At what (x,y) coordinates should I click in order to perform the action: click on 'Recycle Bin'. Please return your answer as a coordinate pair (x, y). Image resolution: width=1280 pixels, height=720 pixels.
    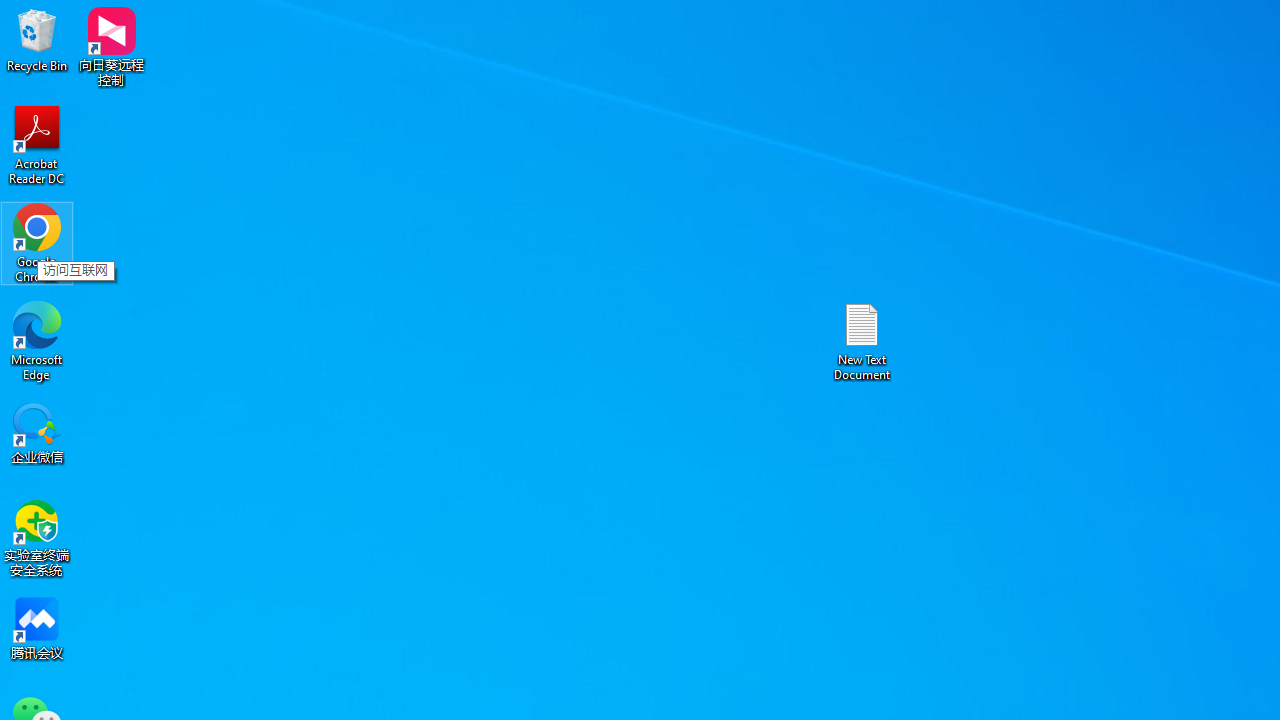
    Looking at the image, I should click on (37, 39).